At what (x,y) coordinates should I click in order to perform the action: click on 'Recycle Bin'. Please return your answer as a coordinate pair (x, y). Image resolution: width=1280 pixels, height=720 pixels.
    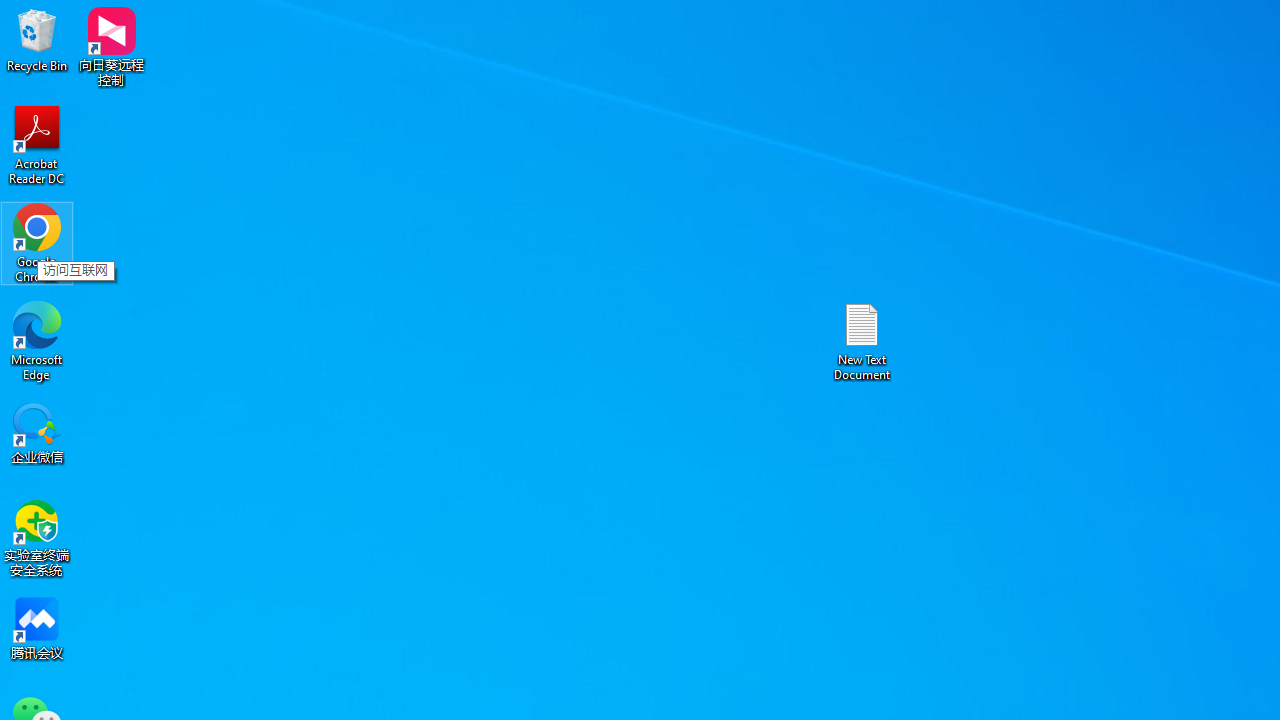
    Looking at the image, I should click on (37, 39).